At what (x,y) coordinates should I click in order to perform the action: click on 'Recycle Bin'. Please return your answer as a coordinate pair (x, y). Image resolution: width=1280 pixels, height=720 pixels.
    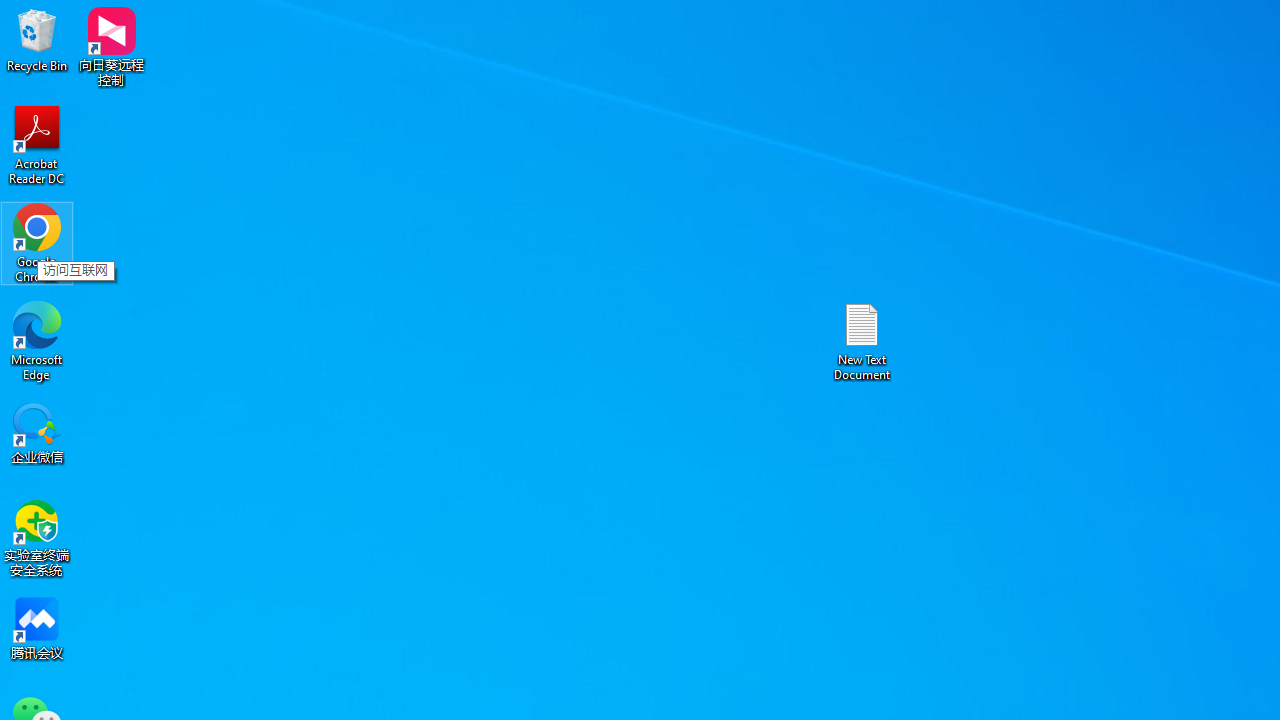
    Looking at the image, I should click on (37, 39).